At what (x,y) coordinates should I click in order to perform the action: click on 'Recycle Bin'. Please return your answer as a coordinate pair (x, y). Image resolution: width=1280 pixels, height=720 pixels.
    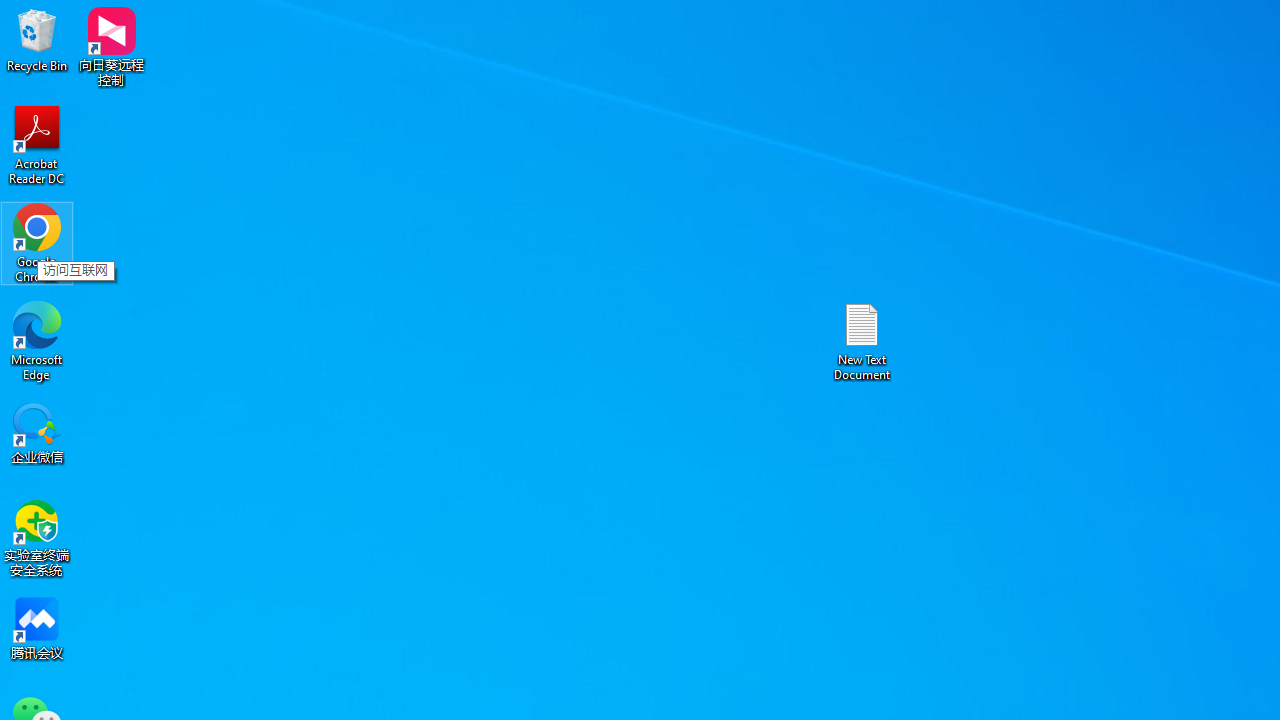
    Looking at the image, I should click on (37, 39).